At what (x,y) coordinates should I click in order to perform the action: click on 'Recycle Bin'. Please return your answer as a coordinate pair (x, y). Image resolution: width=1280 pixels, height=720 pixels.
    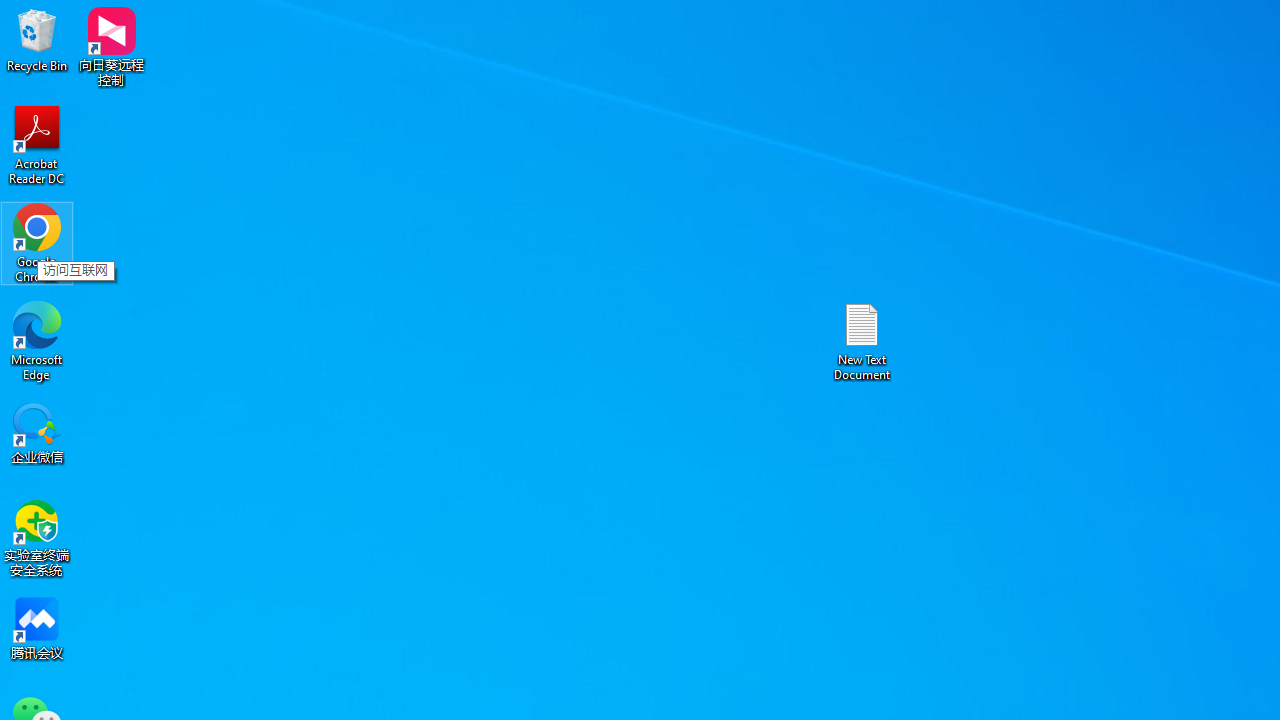
    Looking at the image, I should click on (37, 39).